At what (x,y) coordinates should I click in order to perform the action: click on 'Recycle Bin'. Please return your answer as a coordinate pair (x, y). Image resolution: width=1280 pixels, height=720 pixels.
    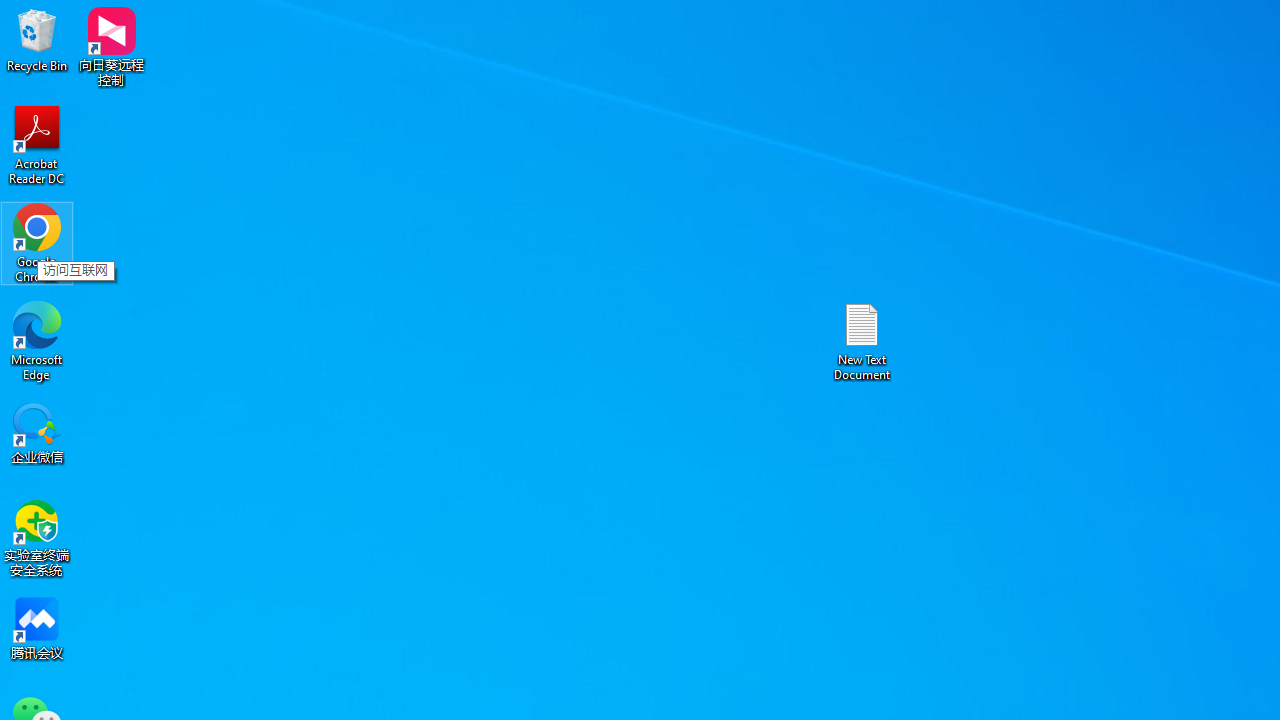
    Looking at the image, I should click on (37, 39).